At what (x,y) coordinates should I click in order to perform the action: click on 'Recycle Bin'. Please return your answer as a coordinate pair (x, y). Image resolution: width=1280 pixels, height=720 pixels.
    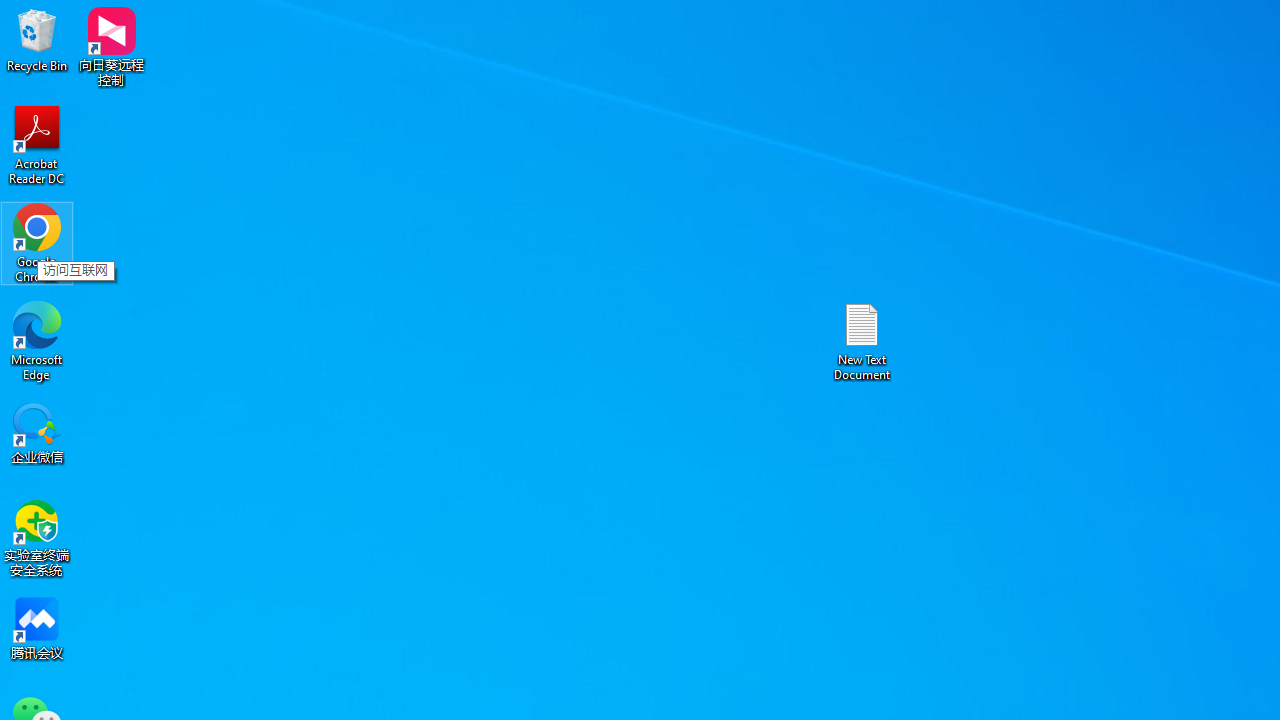
    Looking at the image, I should click on (37, 39).